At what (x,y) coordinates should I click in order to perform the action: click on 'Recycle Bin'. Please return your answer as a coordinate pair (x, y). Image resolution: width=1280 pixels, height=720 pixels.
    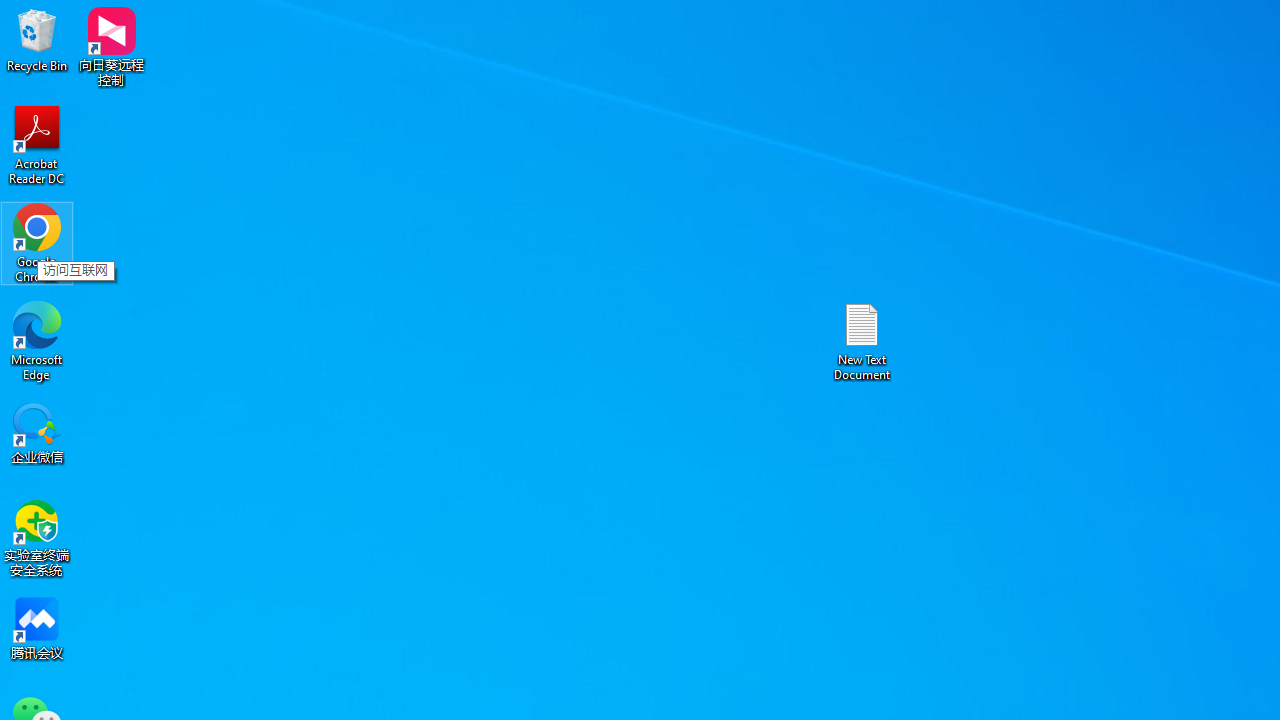
    Looking at the image, I should click on (37, 39).